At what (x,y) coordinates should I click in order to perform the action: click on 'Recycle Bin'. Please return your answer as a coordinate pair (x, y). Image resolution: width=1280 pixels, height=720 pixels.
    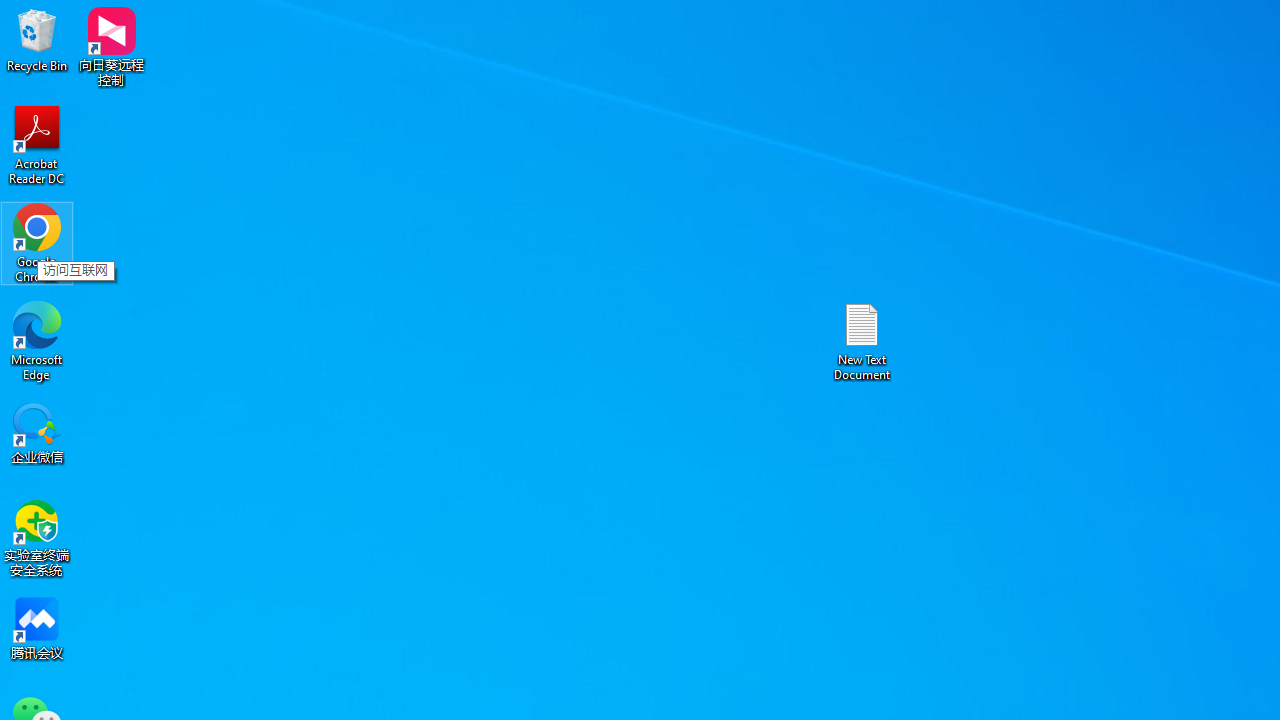
    Looking at the image, I should click on (37, 39).